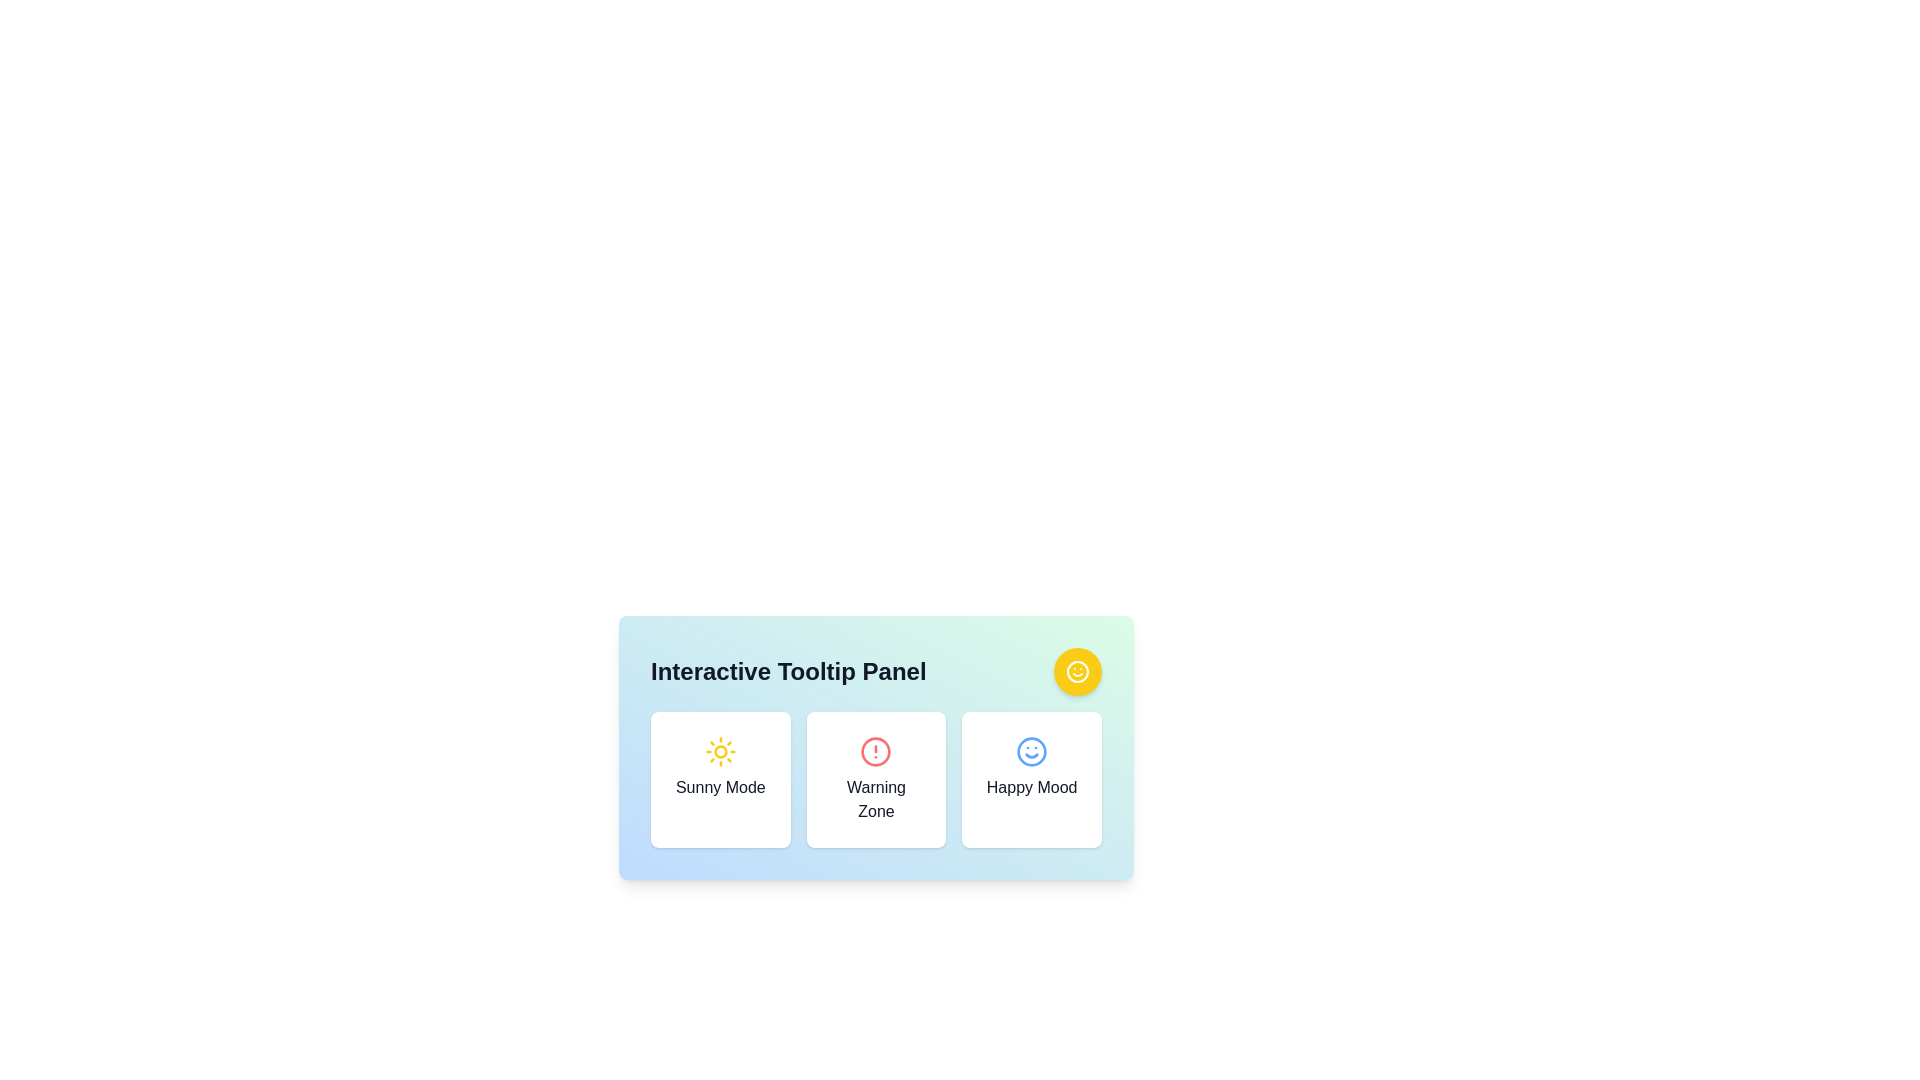 The width and height of the screenshot is (1920, 1080). Describe the element at coordinates (1032, 752) in the screenshot. I see `the visual design of the circular smiley face icon with a blue outline, located centrally above the text 'Happy Mood'` at that location.